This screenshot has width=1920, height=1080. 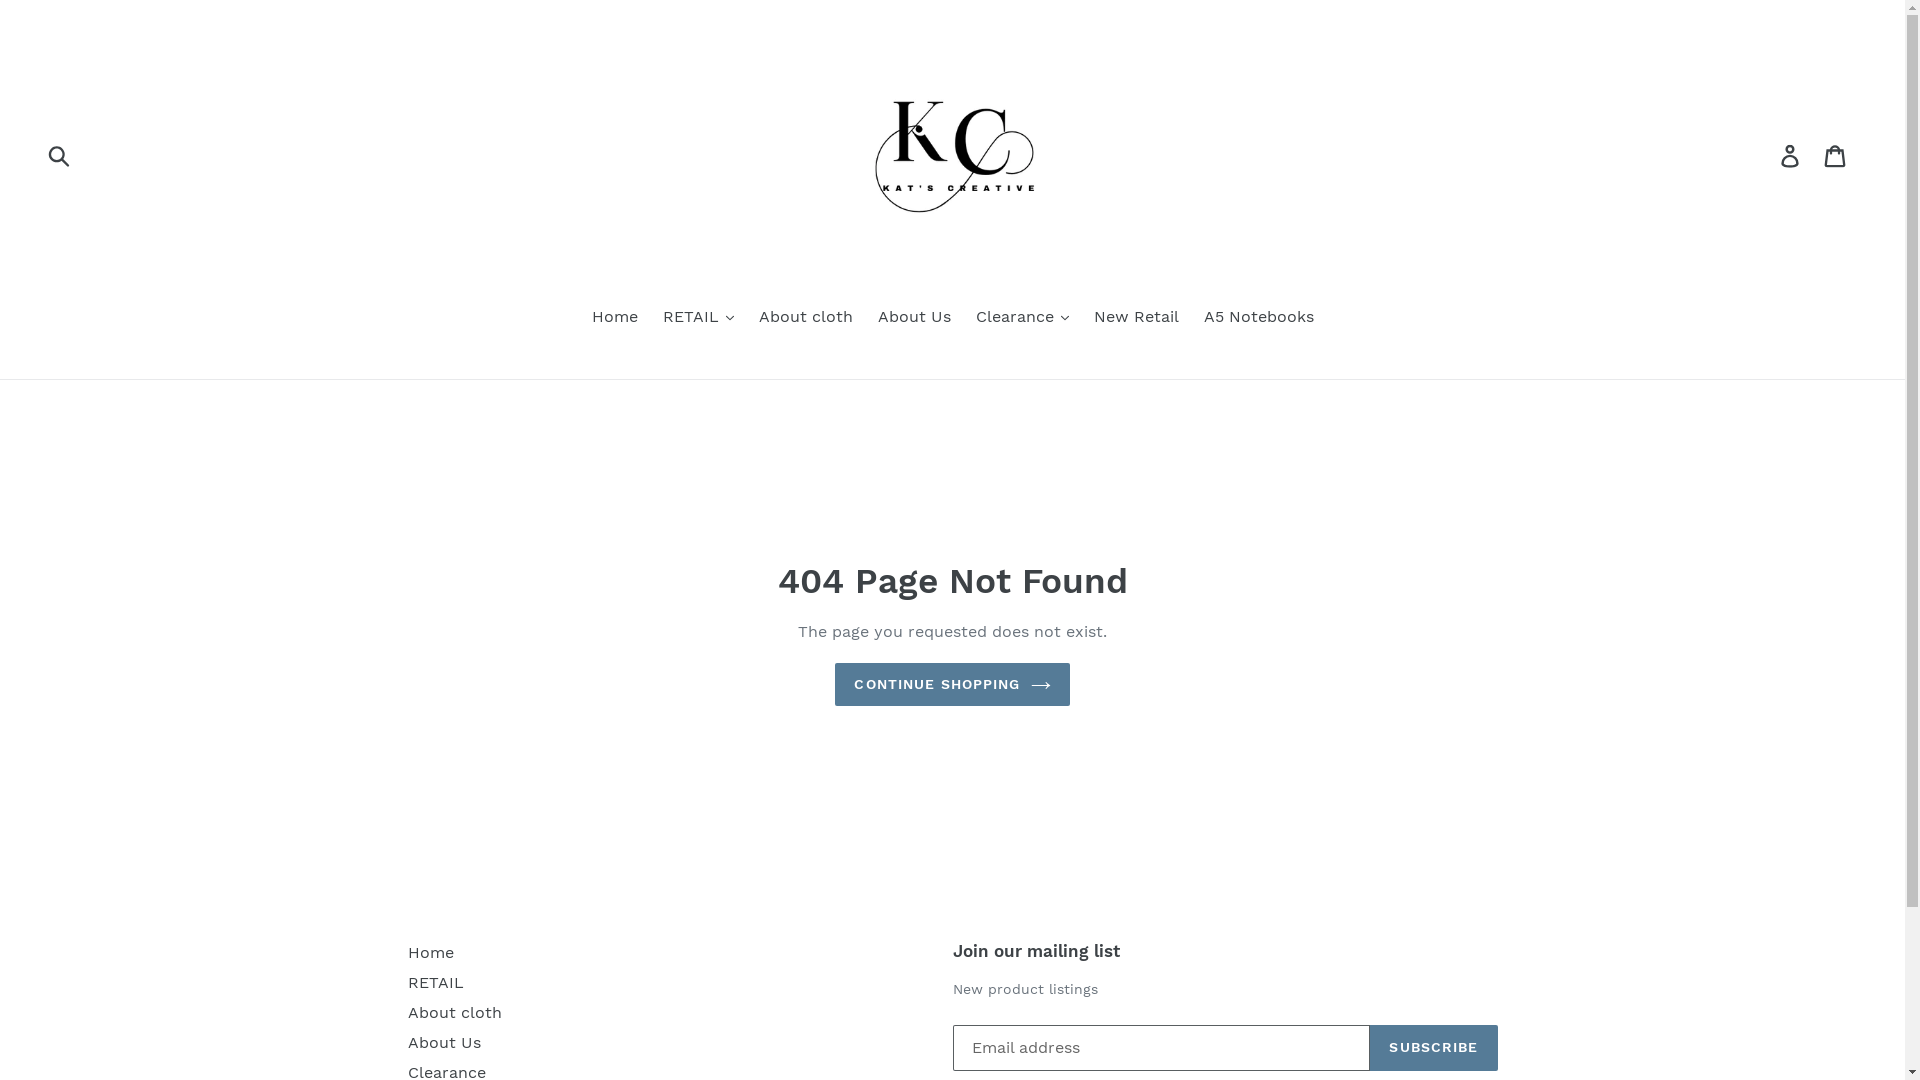 I want to click on 'About Us', so click(x=443, y=1041).